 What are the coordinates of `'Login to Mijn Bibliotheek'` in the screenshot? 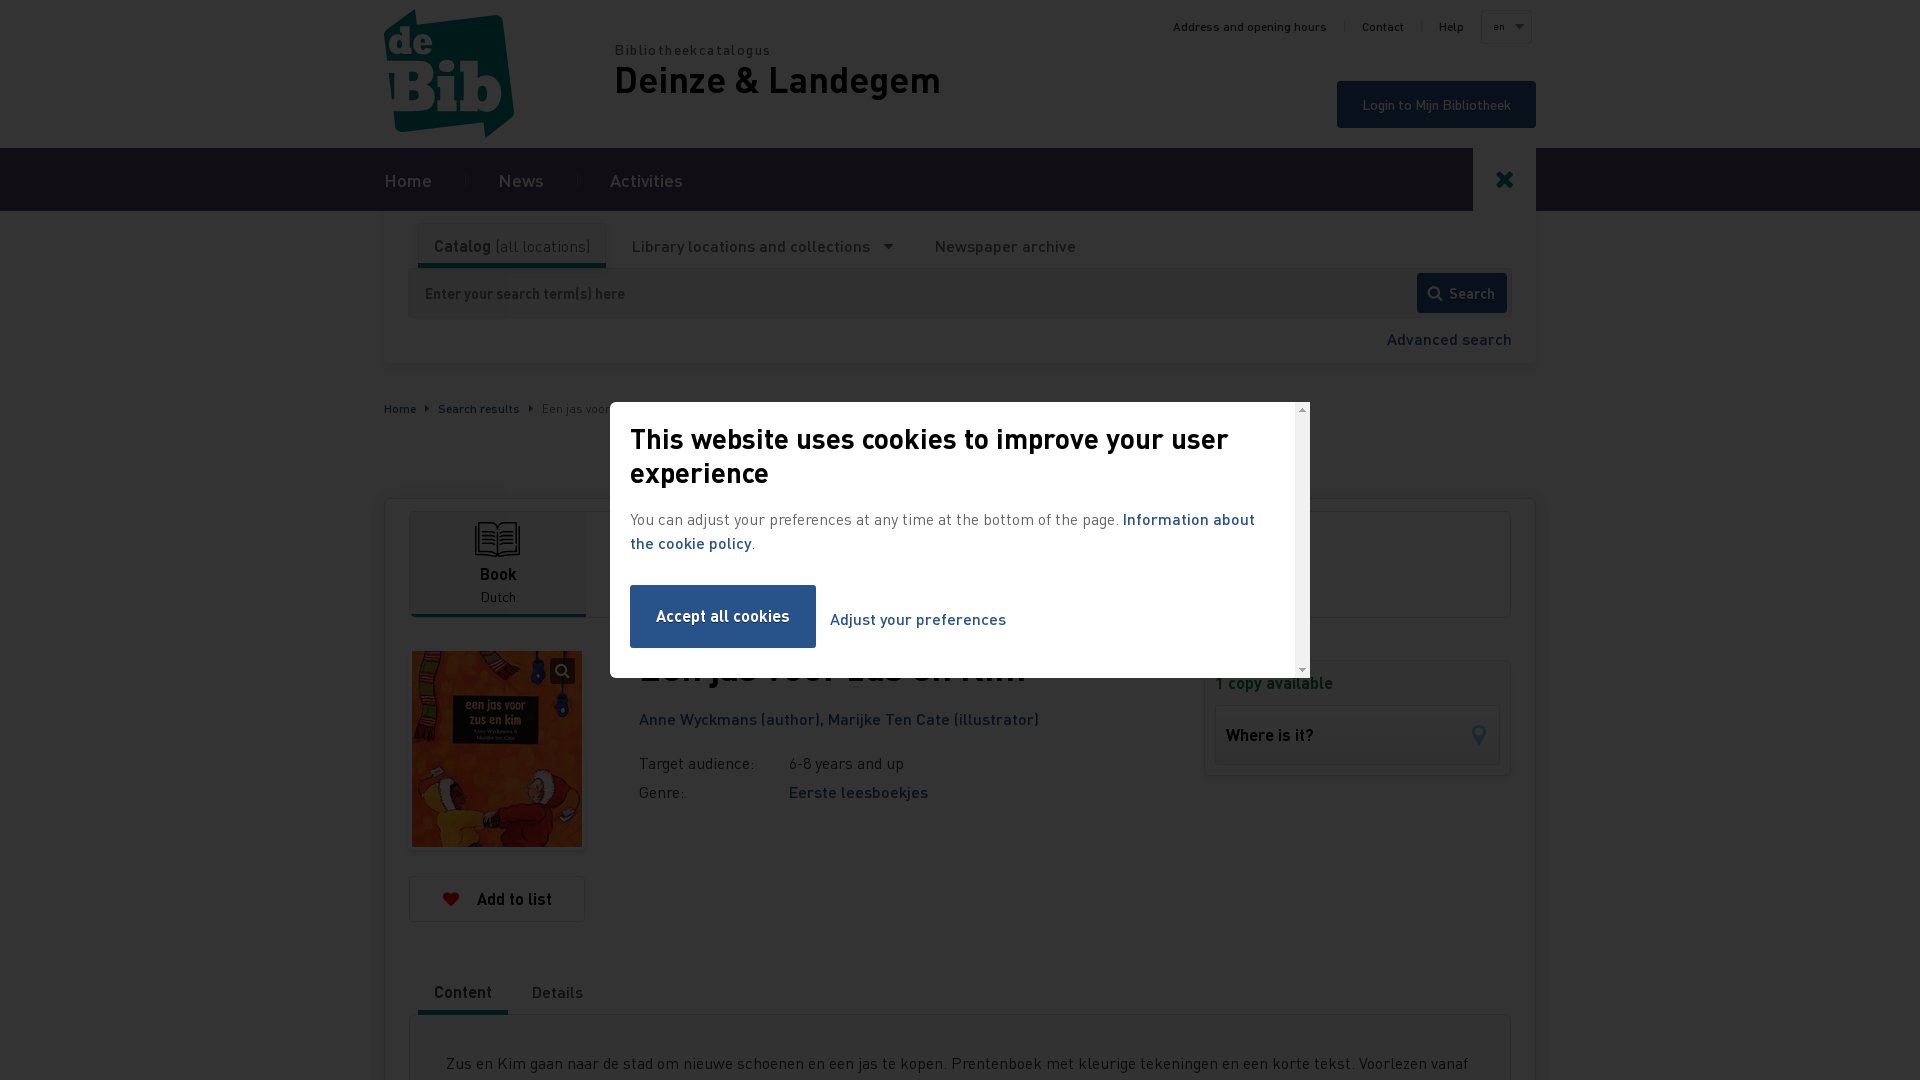 It's located at (1337, 104).